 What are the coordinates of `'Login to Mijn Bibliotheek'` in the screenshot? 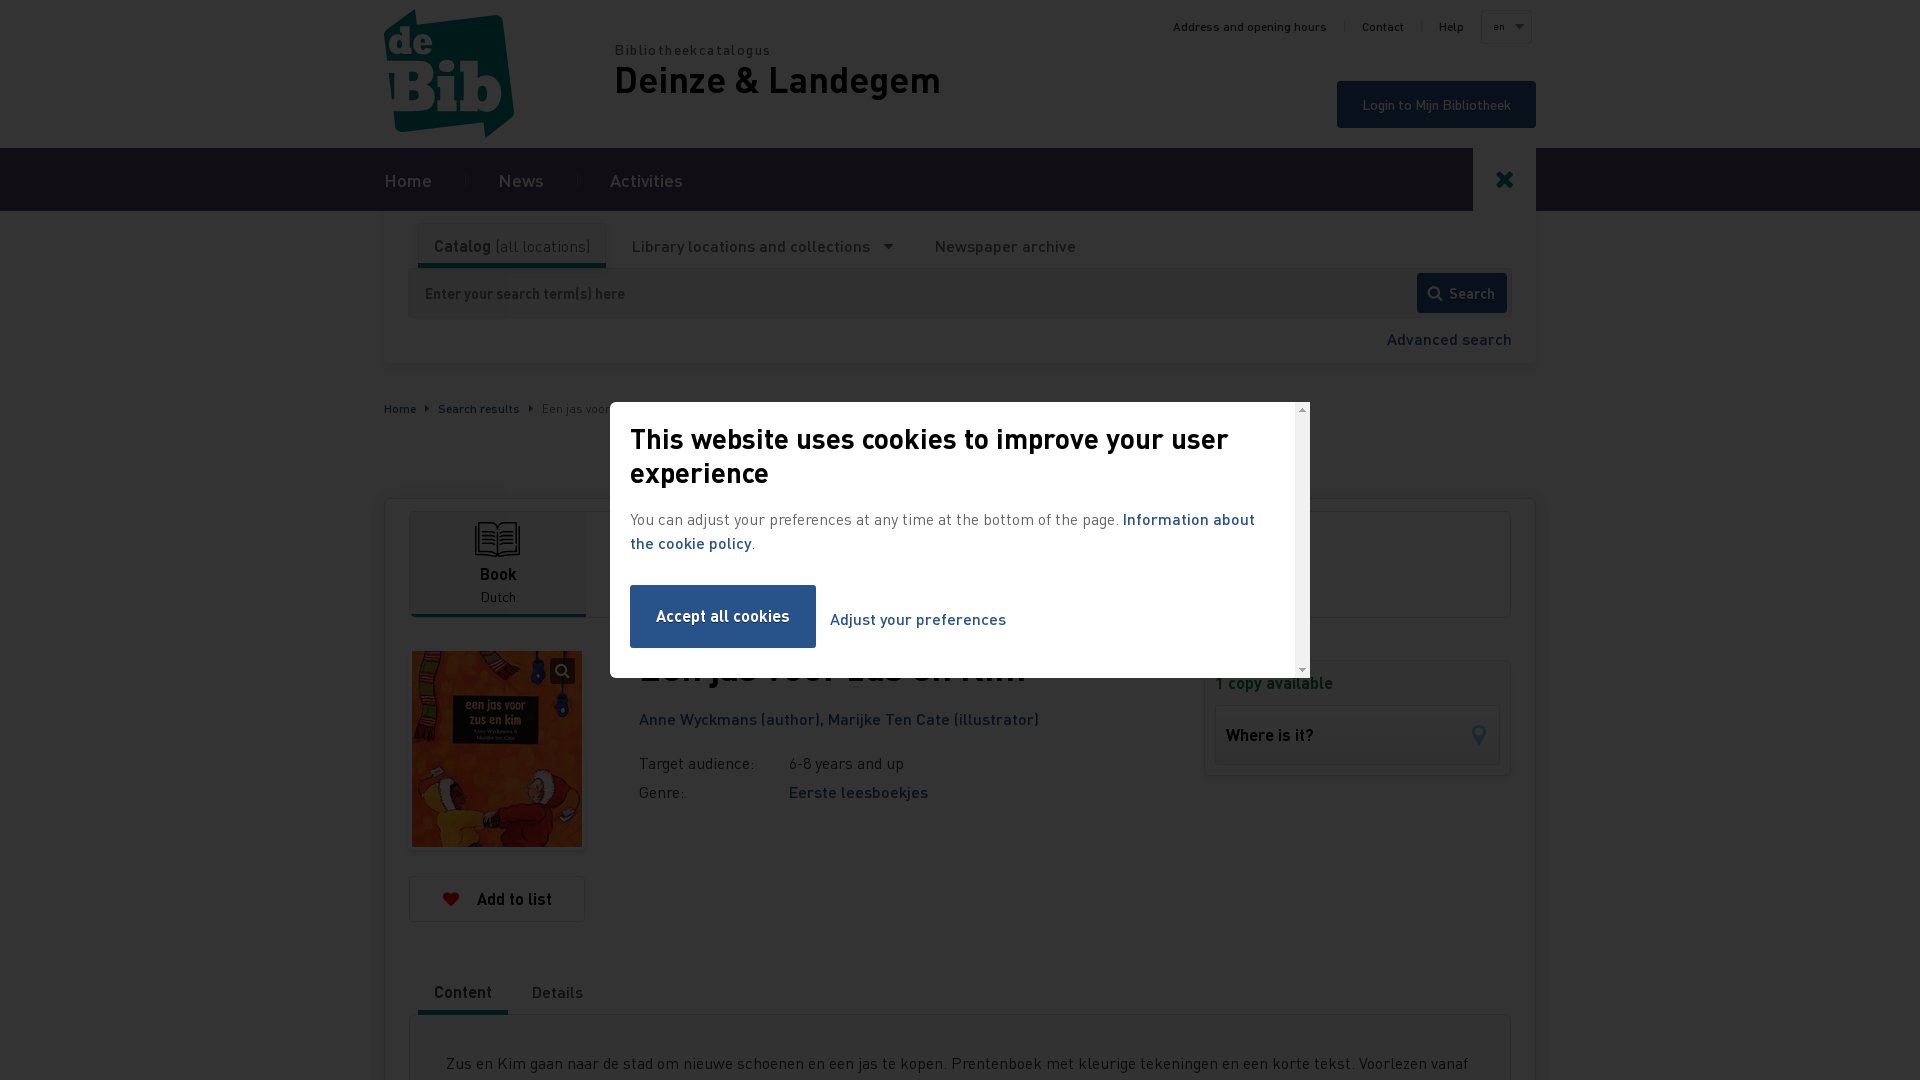 It's located at (1337, 104).